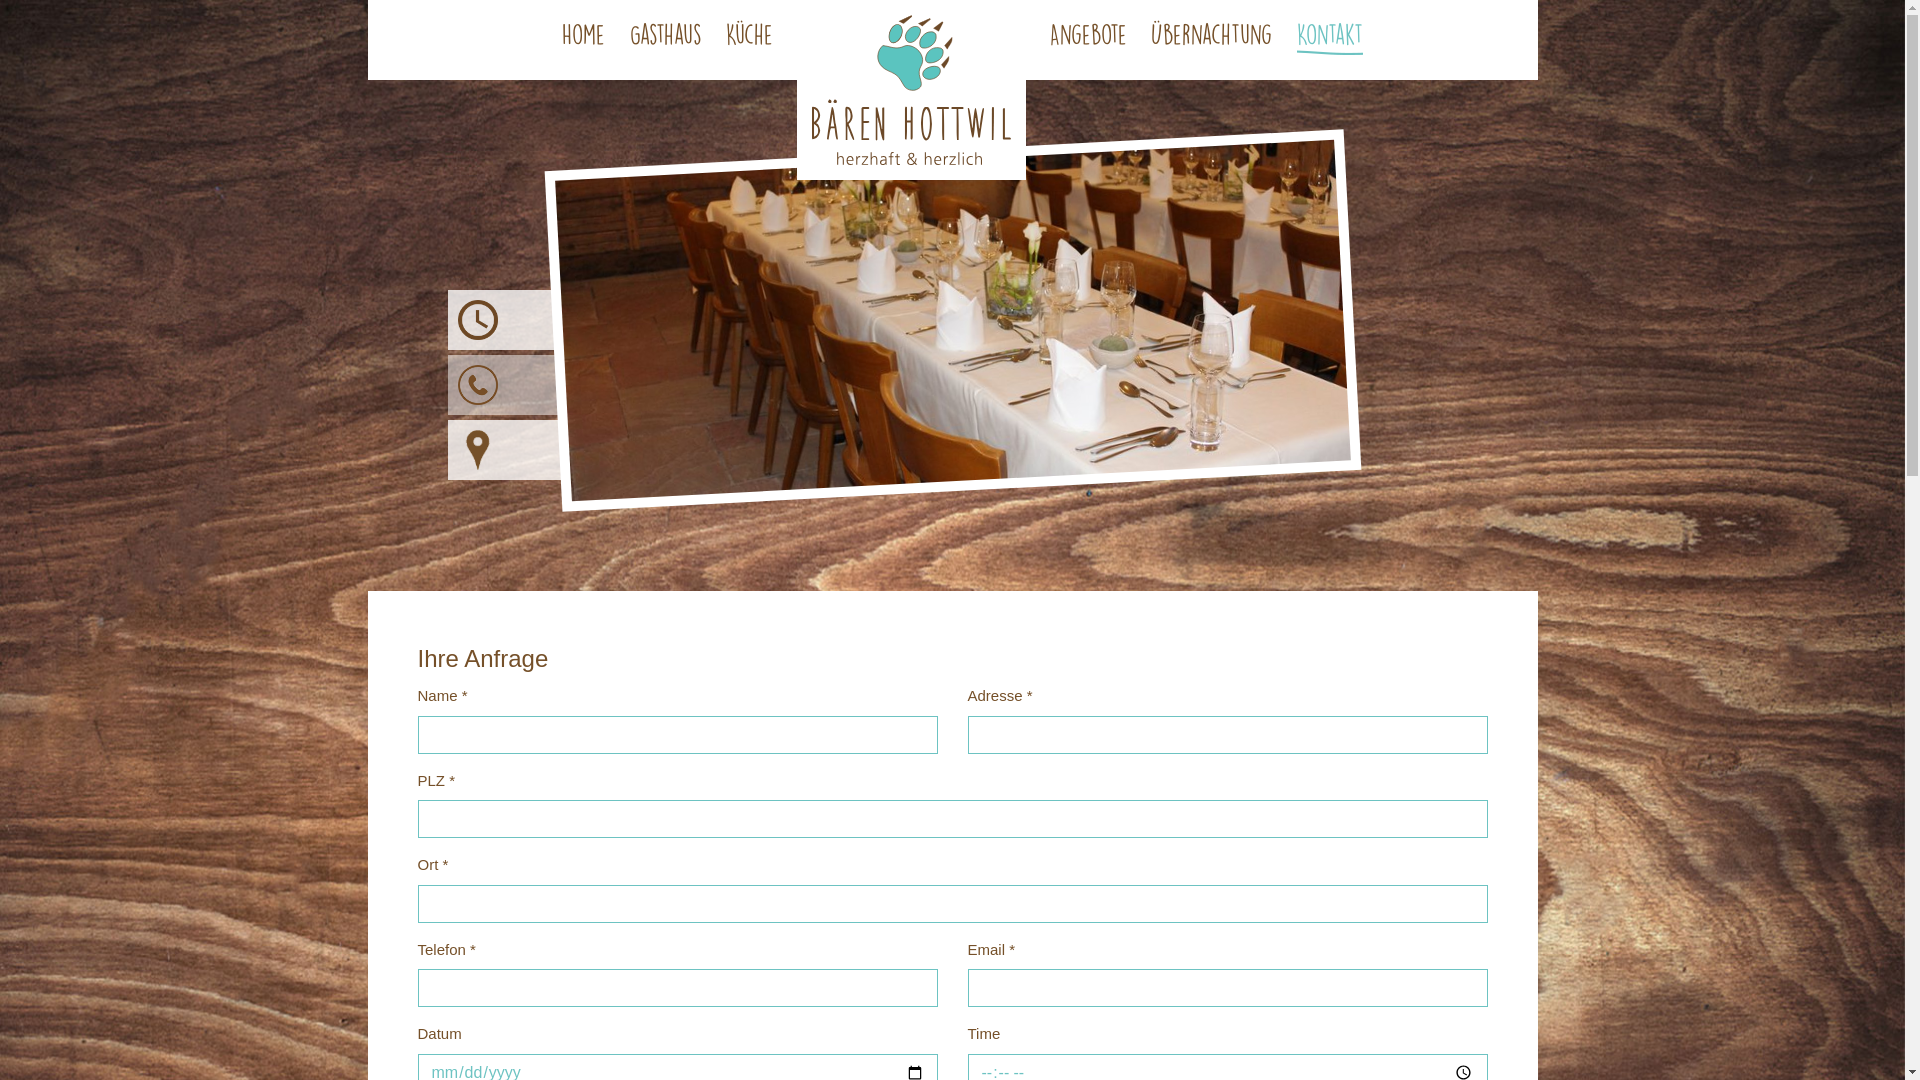  Describe the element at coordinates (1087, 38) in the screenshot. I see `'Angebote'` at that location.